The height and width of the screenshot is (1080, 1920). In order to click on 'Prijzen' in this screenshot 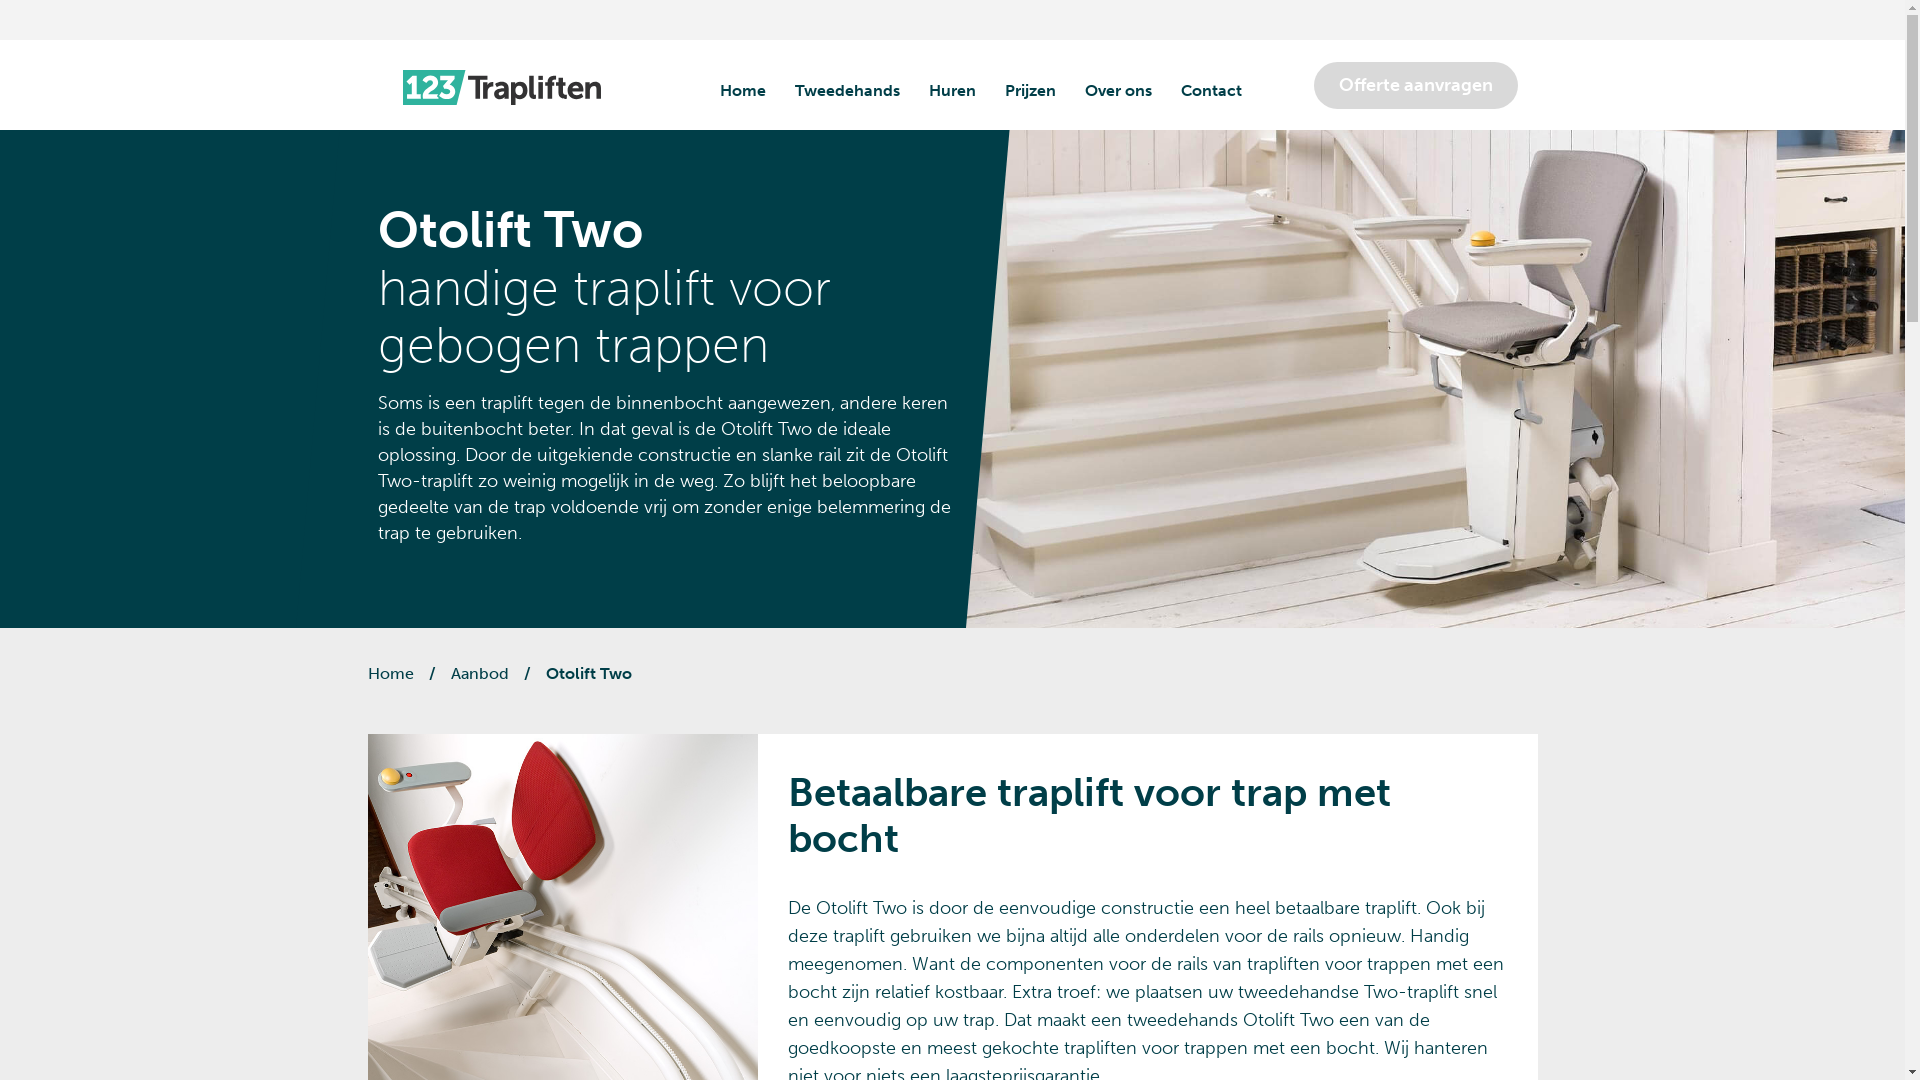, I will do `click(1029, 91)`.